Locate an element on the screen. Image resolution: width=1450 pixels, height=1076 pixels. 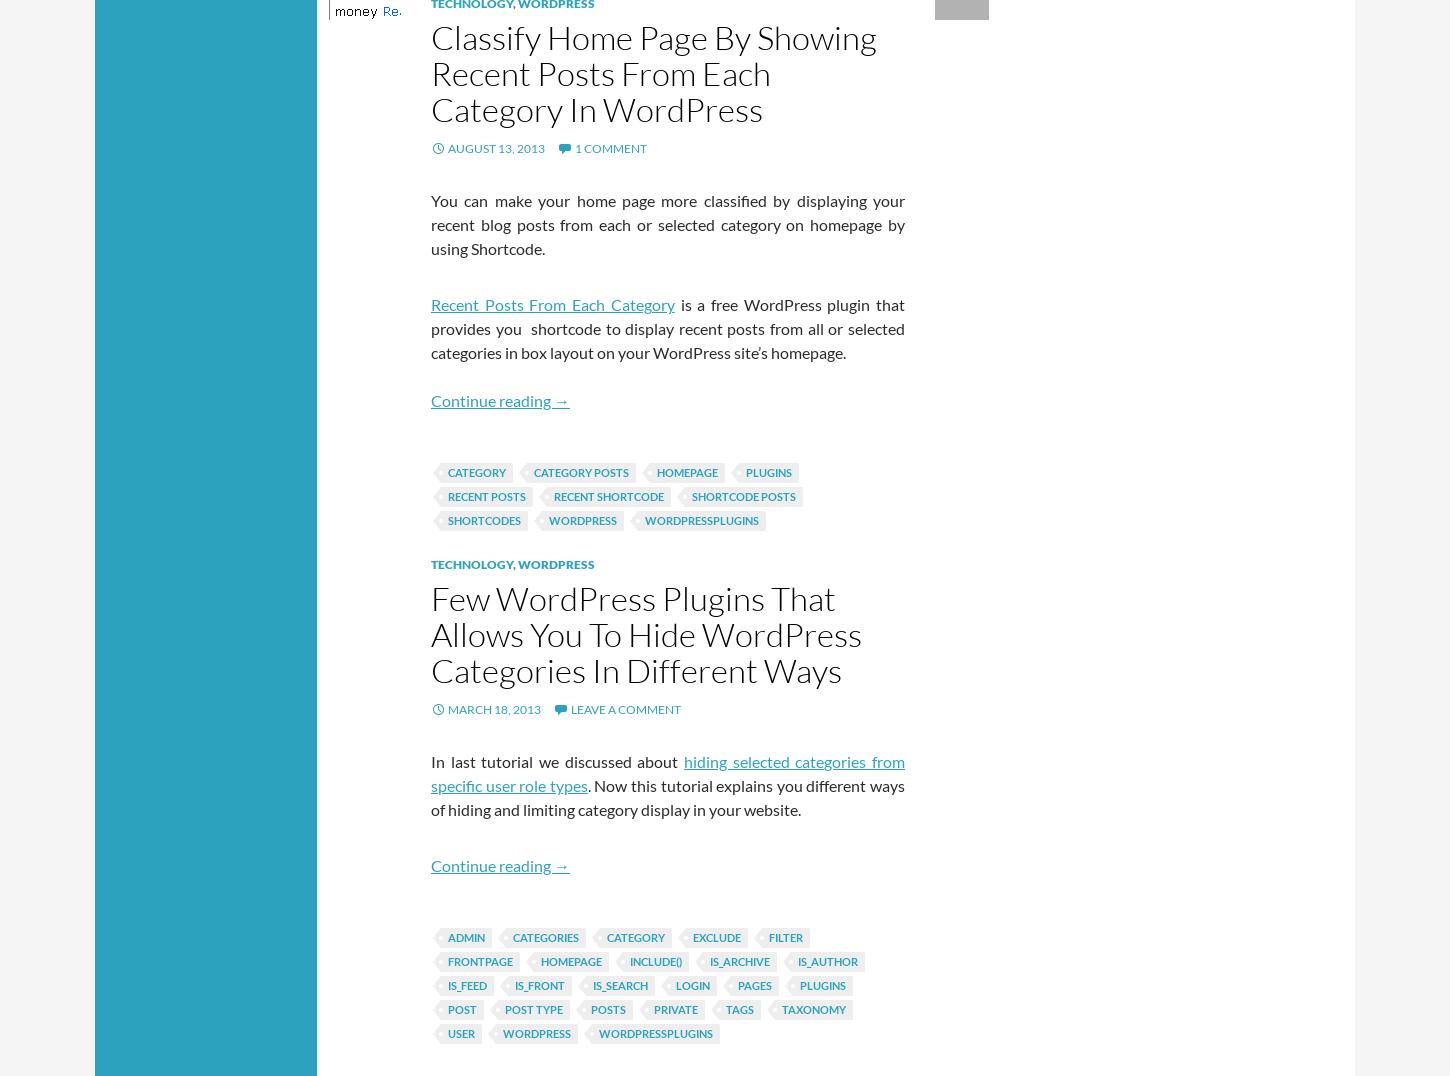
'admin' is located at coordinates (447, 936).